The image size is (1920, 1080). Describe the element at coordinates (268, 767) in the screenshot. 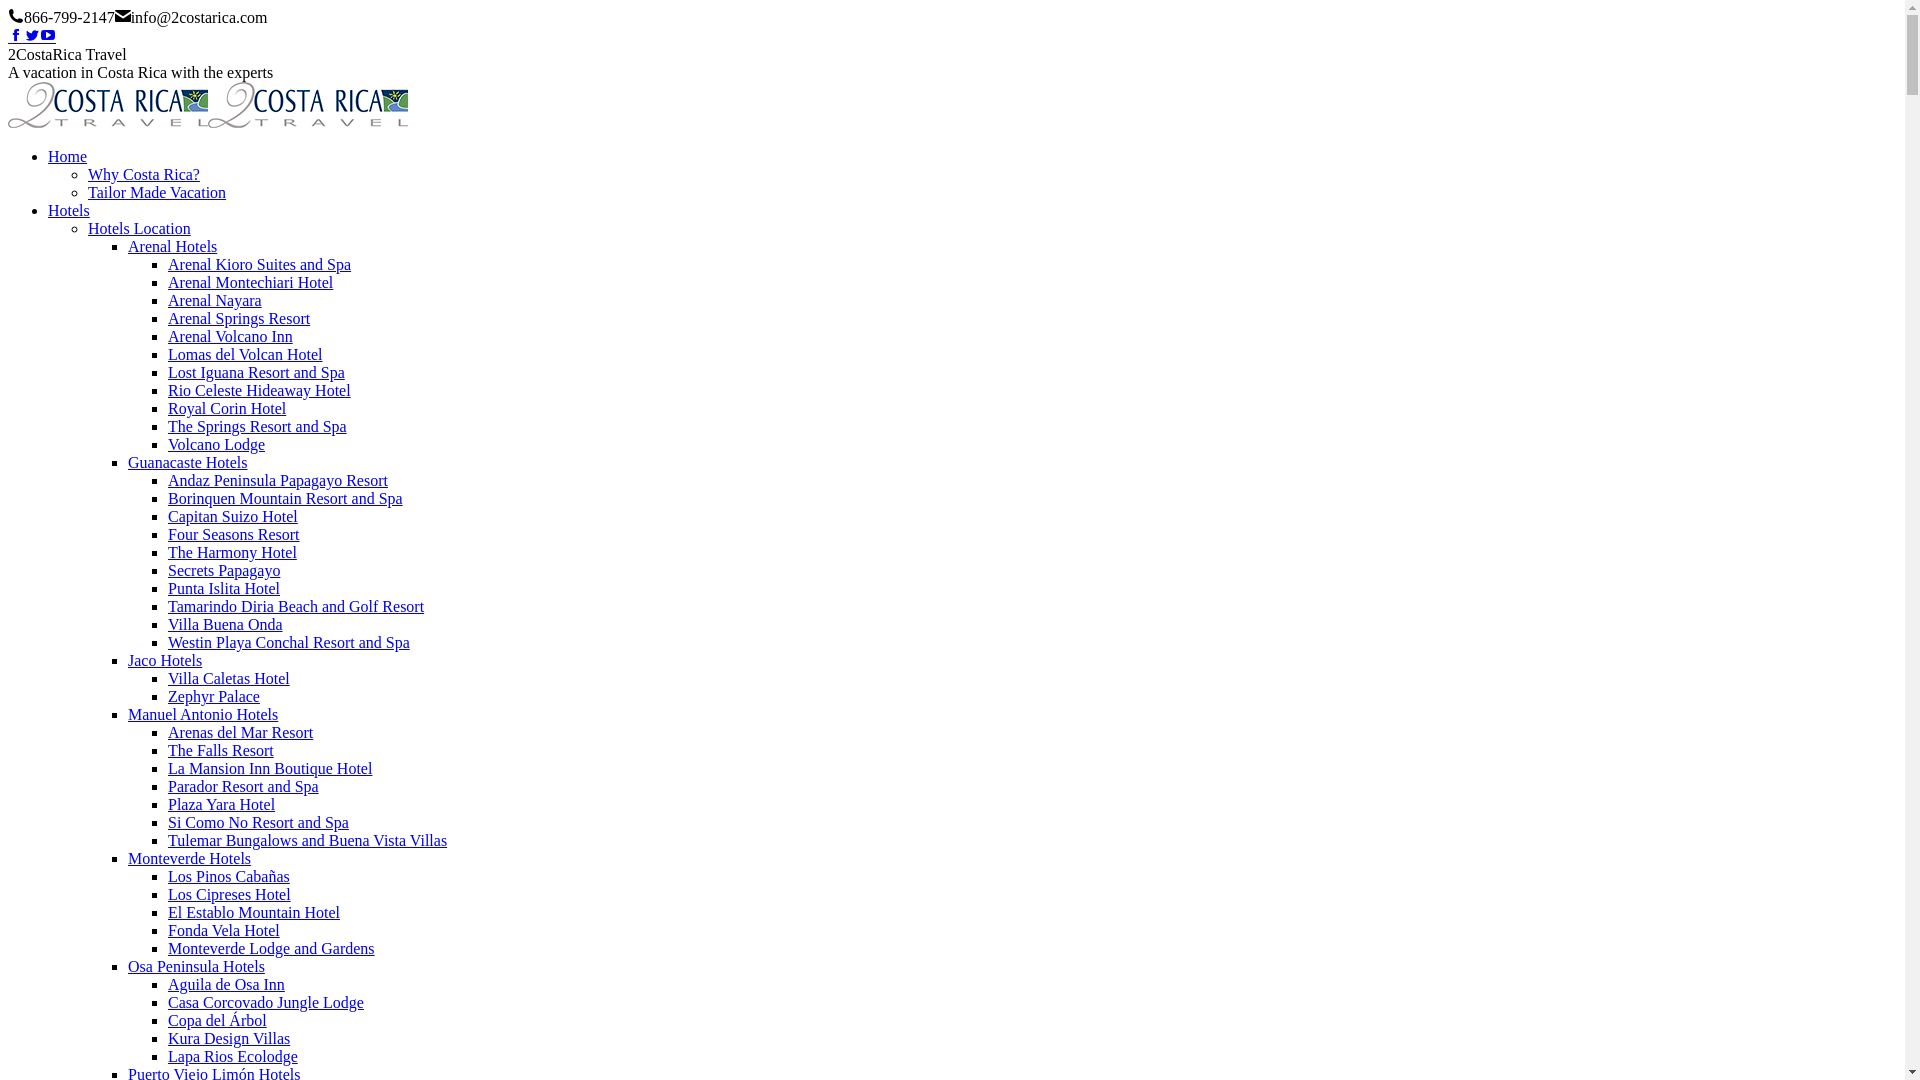

I see `'La Mansion Inn Boutique Hotel'` at that location.